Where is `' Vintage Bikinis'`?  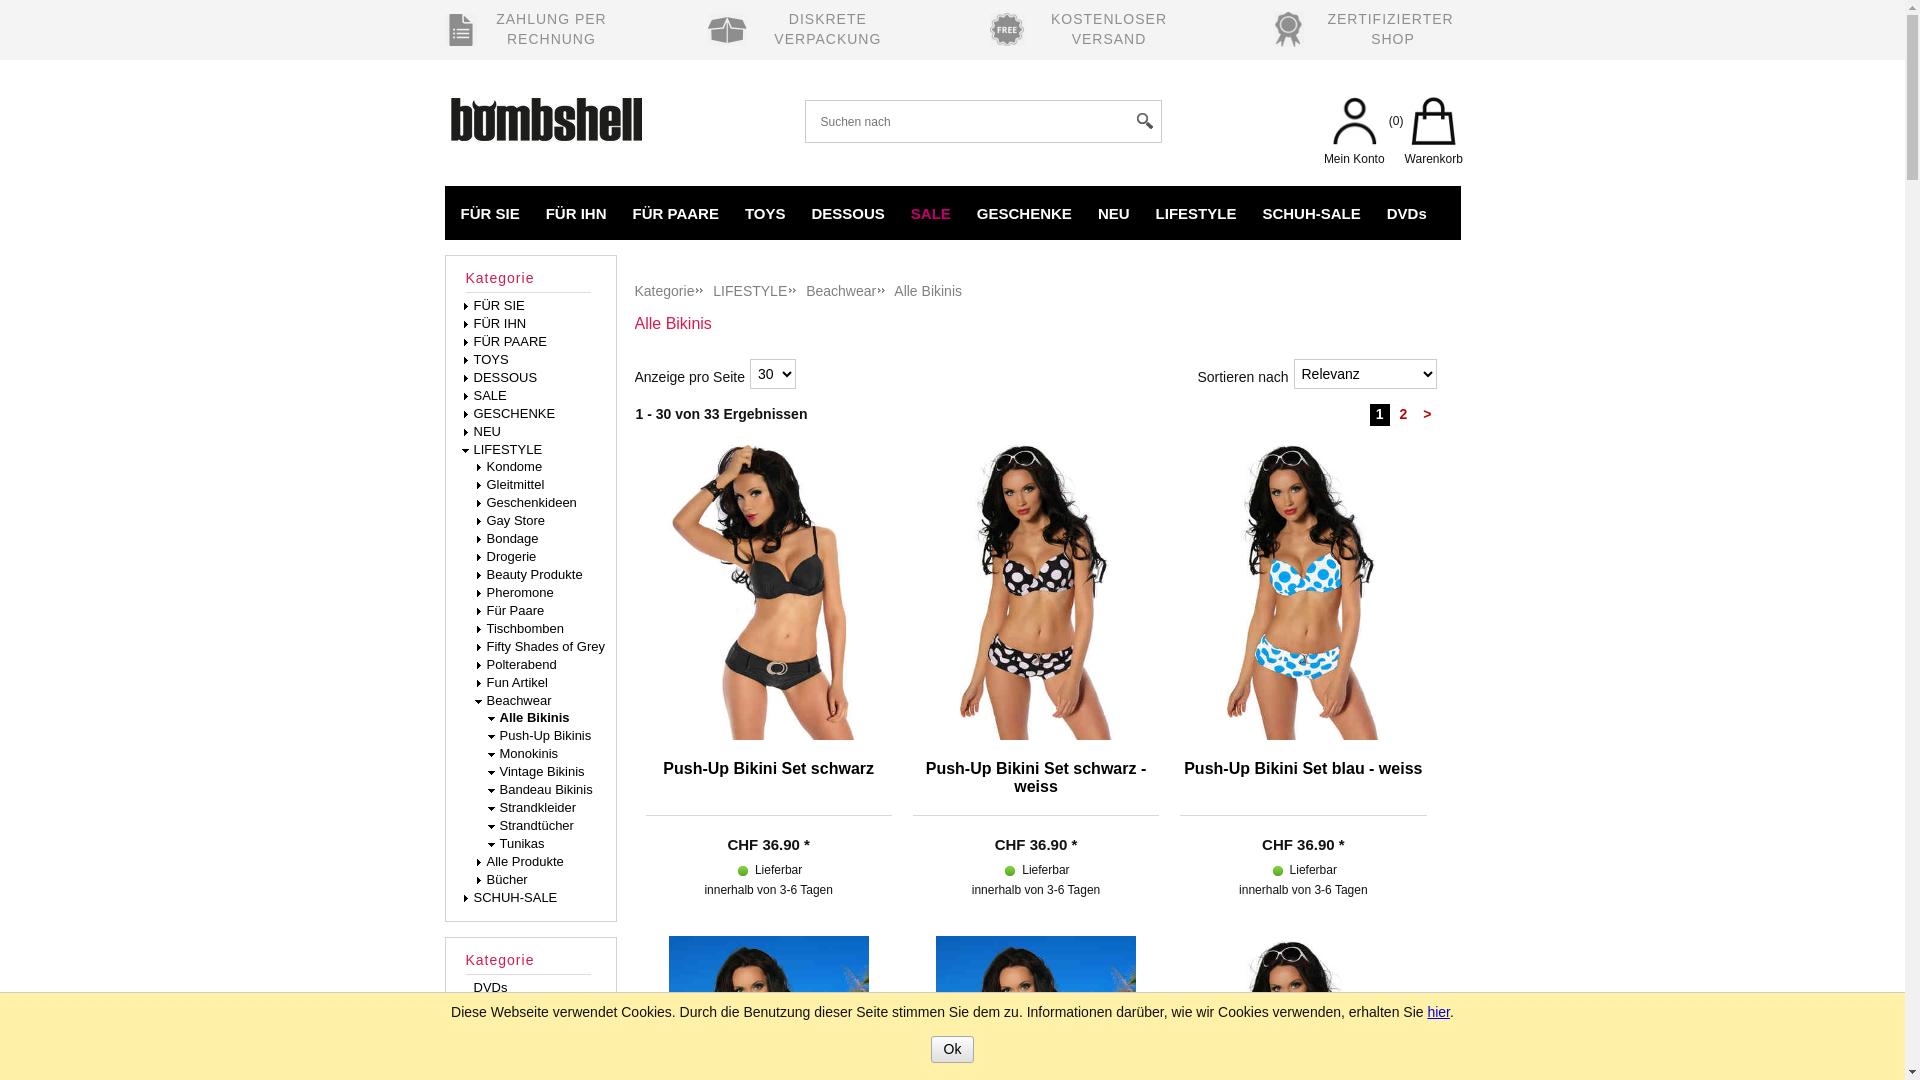 ' Vintage Bikinis' is located at coordinates (499, 770).